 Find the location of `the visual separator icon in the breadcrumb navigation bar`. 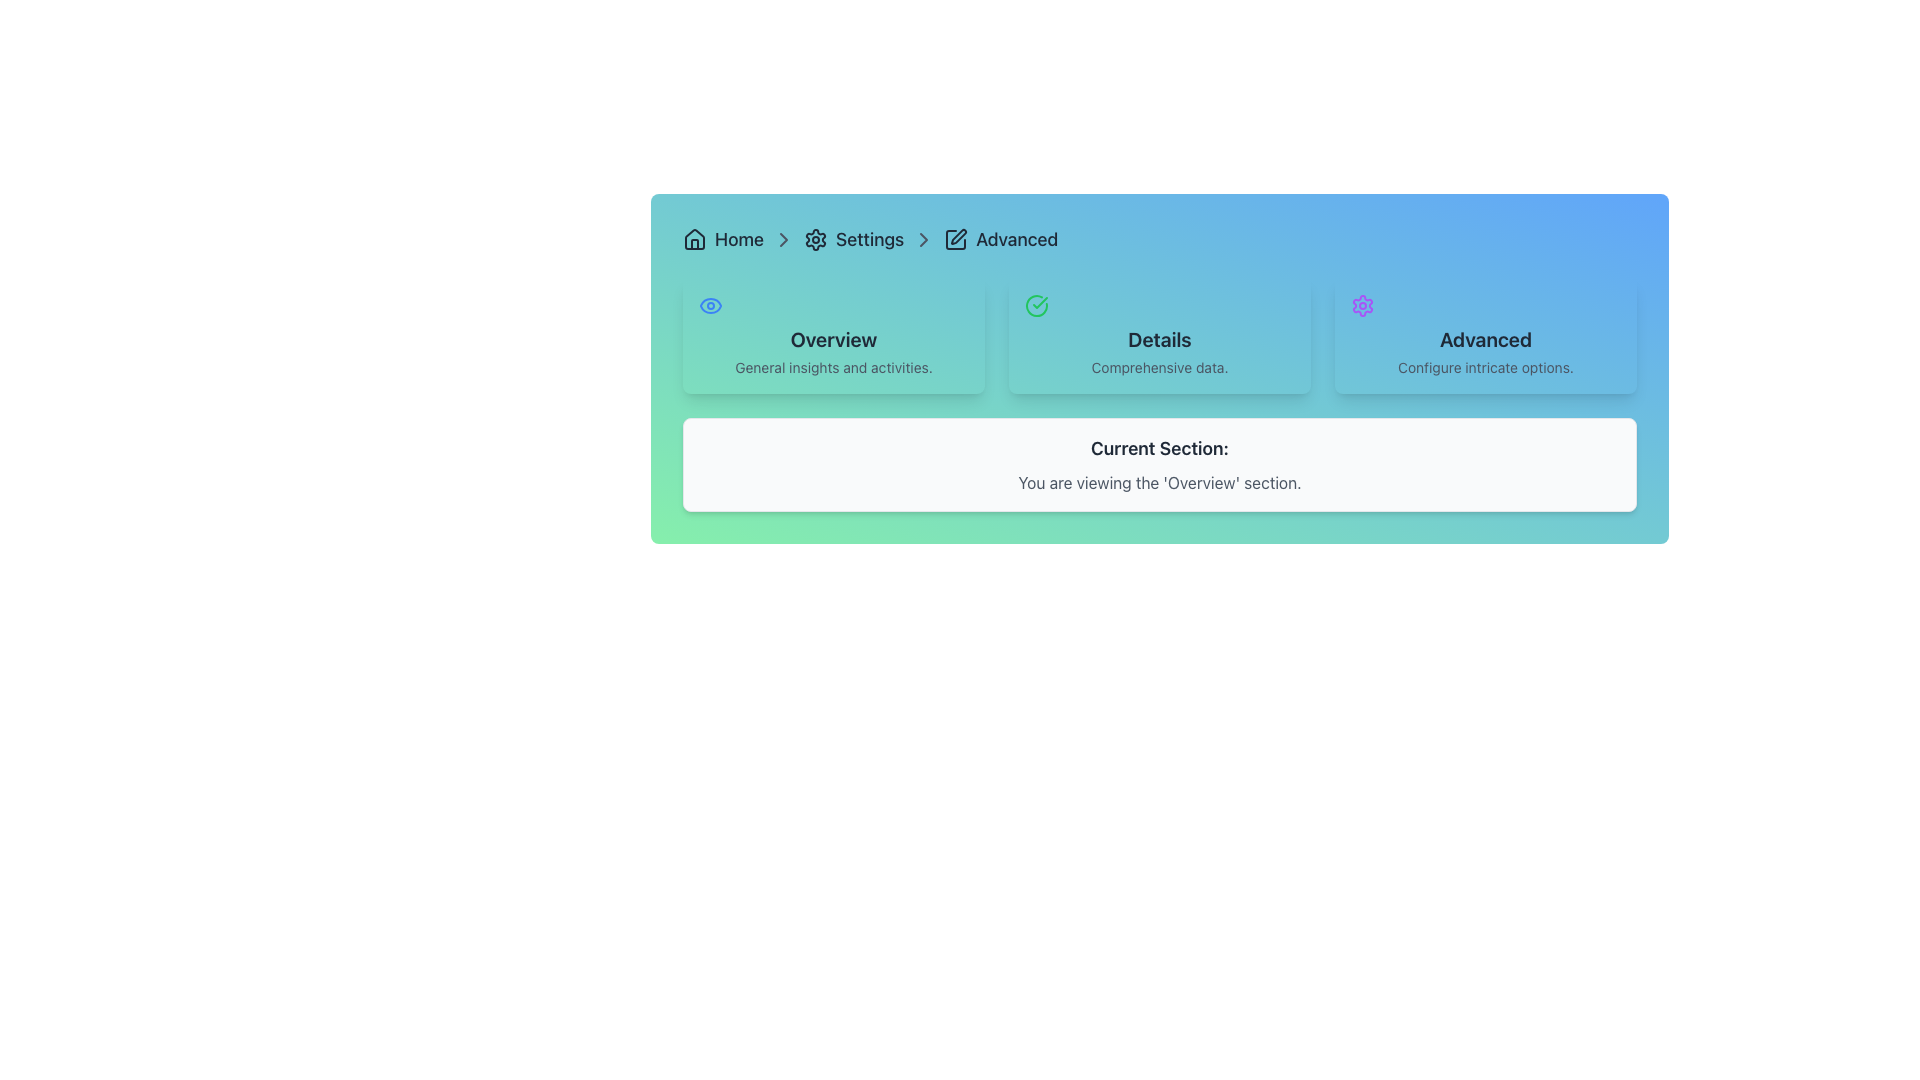

the visual separator icon in the breadcrumb navigation bar is located at coordinates (782, 238).